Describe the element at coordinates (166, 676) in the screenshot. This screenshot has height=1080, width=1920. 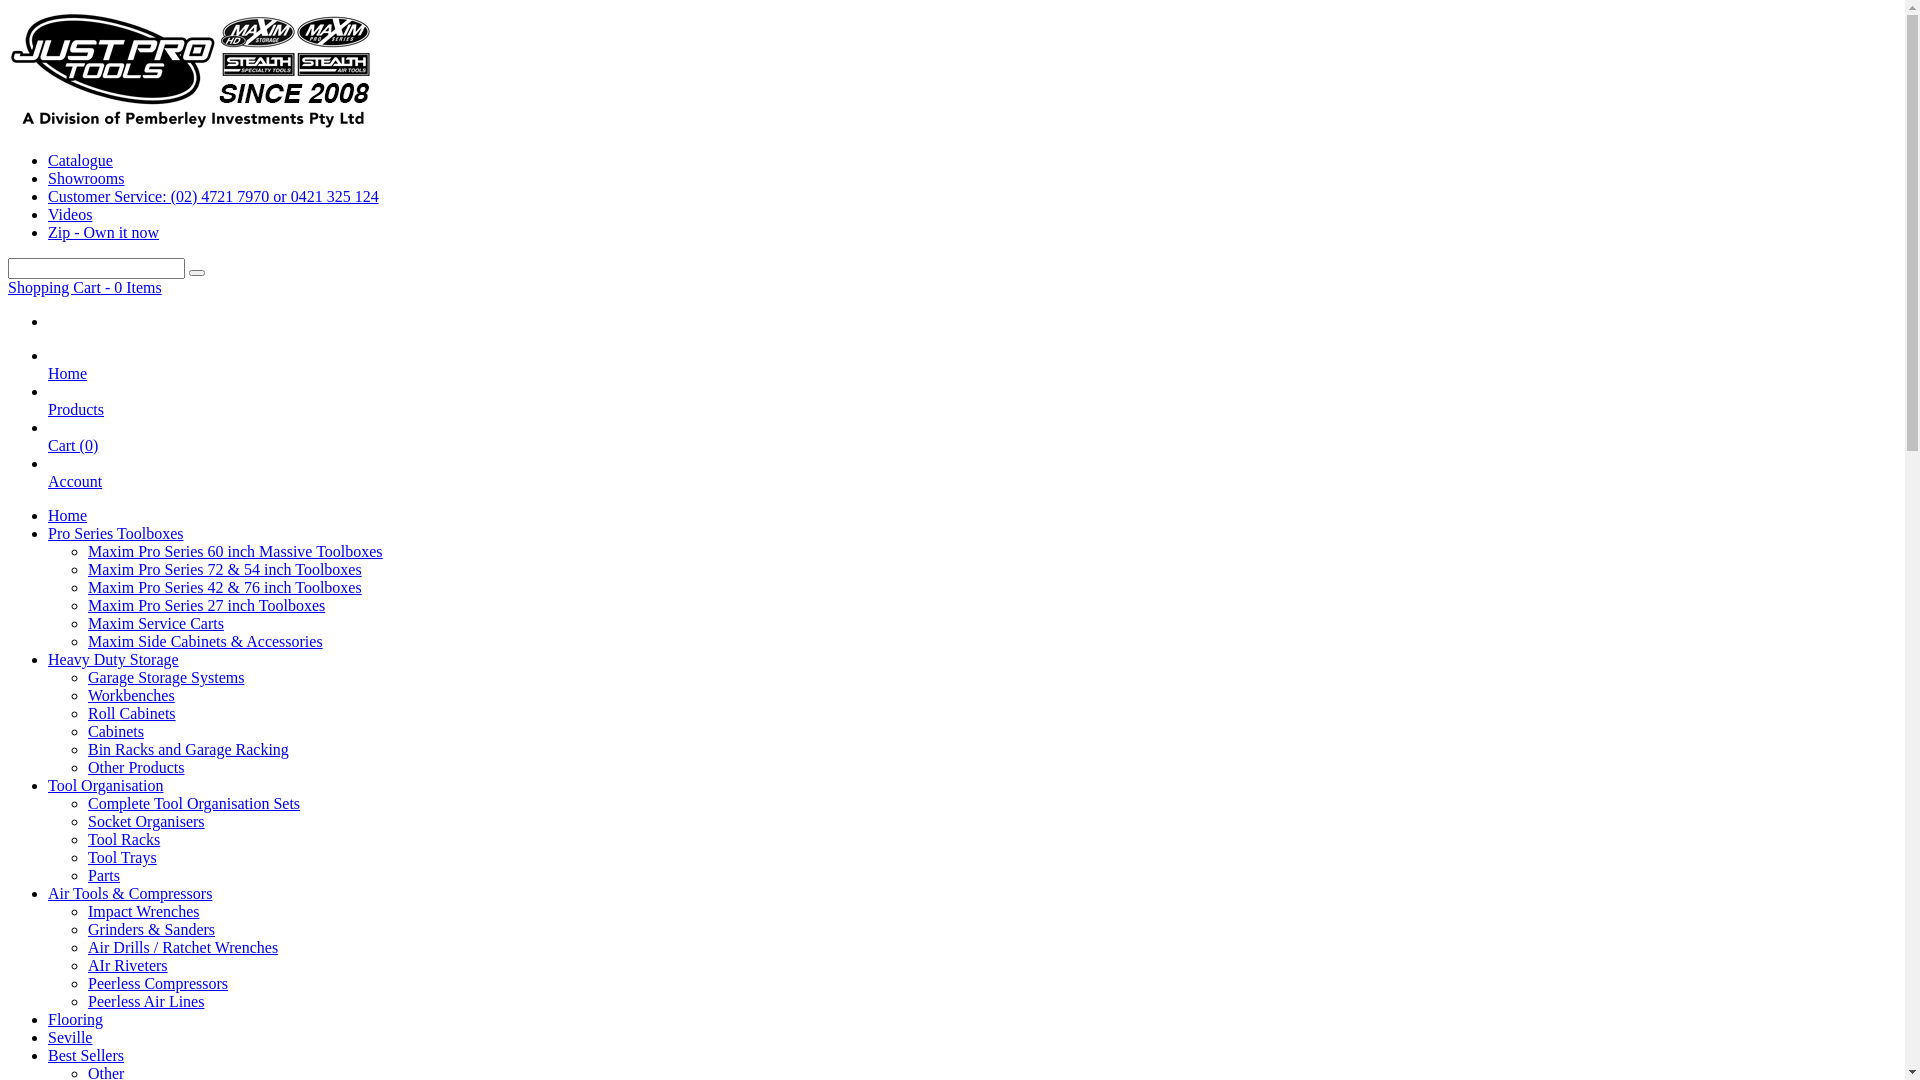
I see `'Garage Storage Systems'` at that location.